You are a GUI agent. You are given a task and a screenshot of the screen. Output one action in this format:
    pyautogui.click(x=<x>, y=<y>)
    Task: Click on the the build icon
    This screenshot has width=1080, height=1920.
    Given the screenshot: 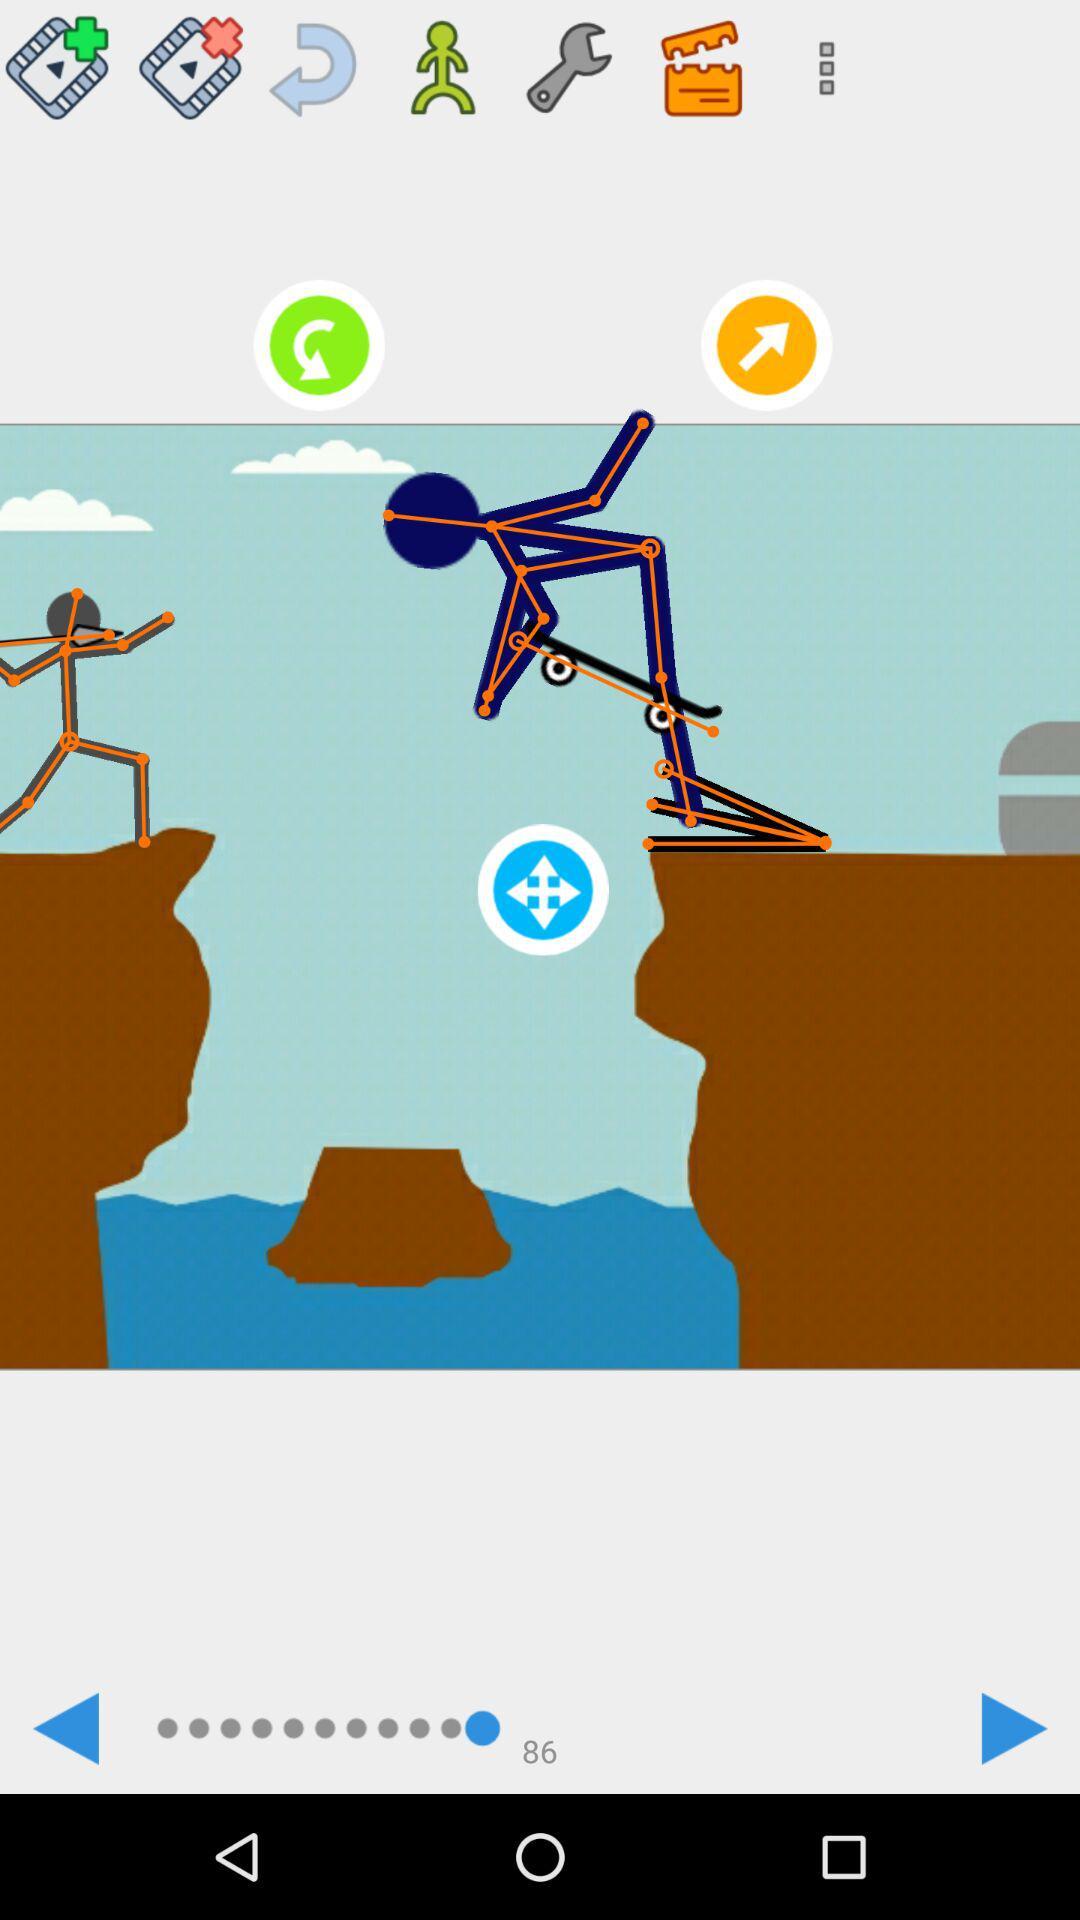 What is the action you would take?
    pyautogui.click(x=568, y=60)
    